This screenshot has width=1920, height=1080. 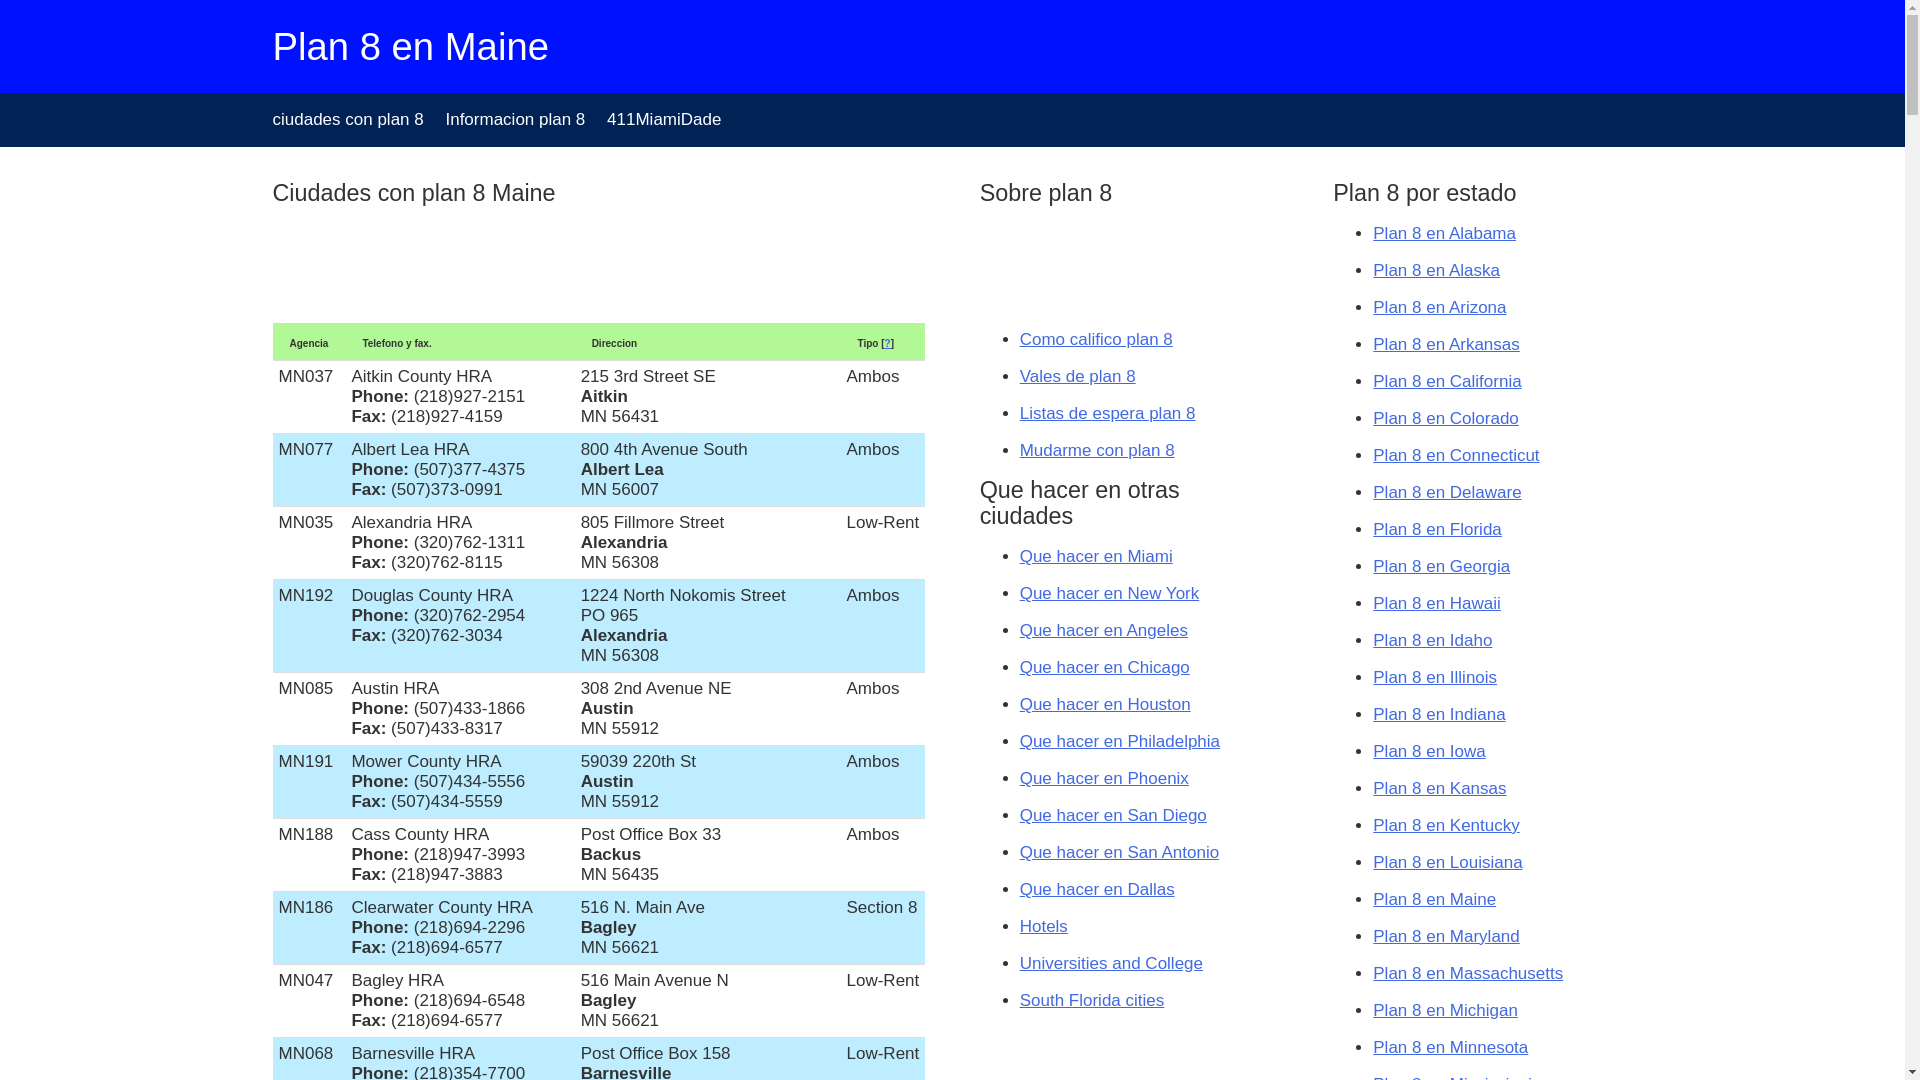 What do you see at coordinates (663, 119) in the screenshot?
I see `'411MiamiDade'` at bounding box center [663, 119].